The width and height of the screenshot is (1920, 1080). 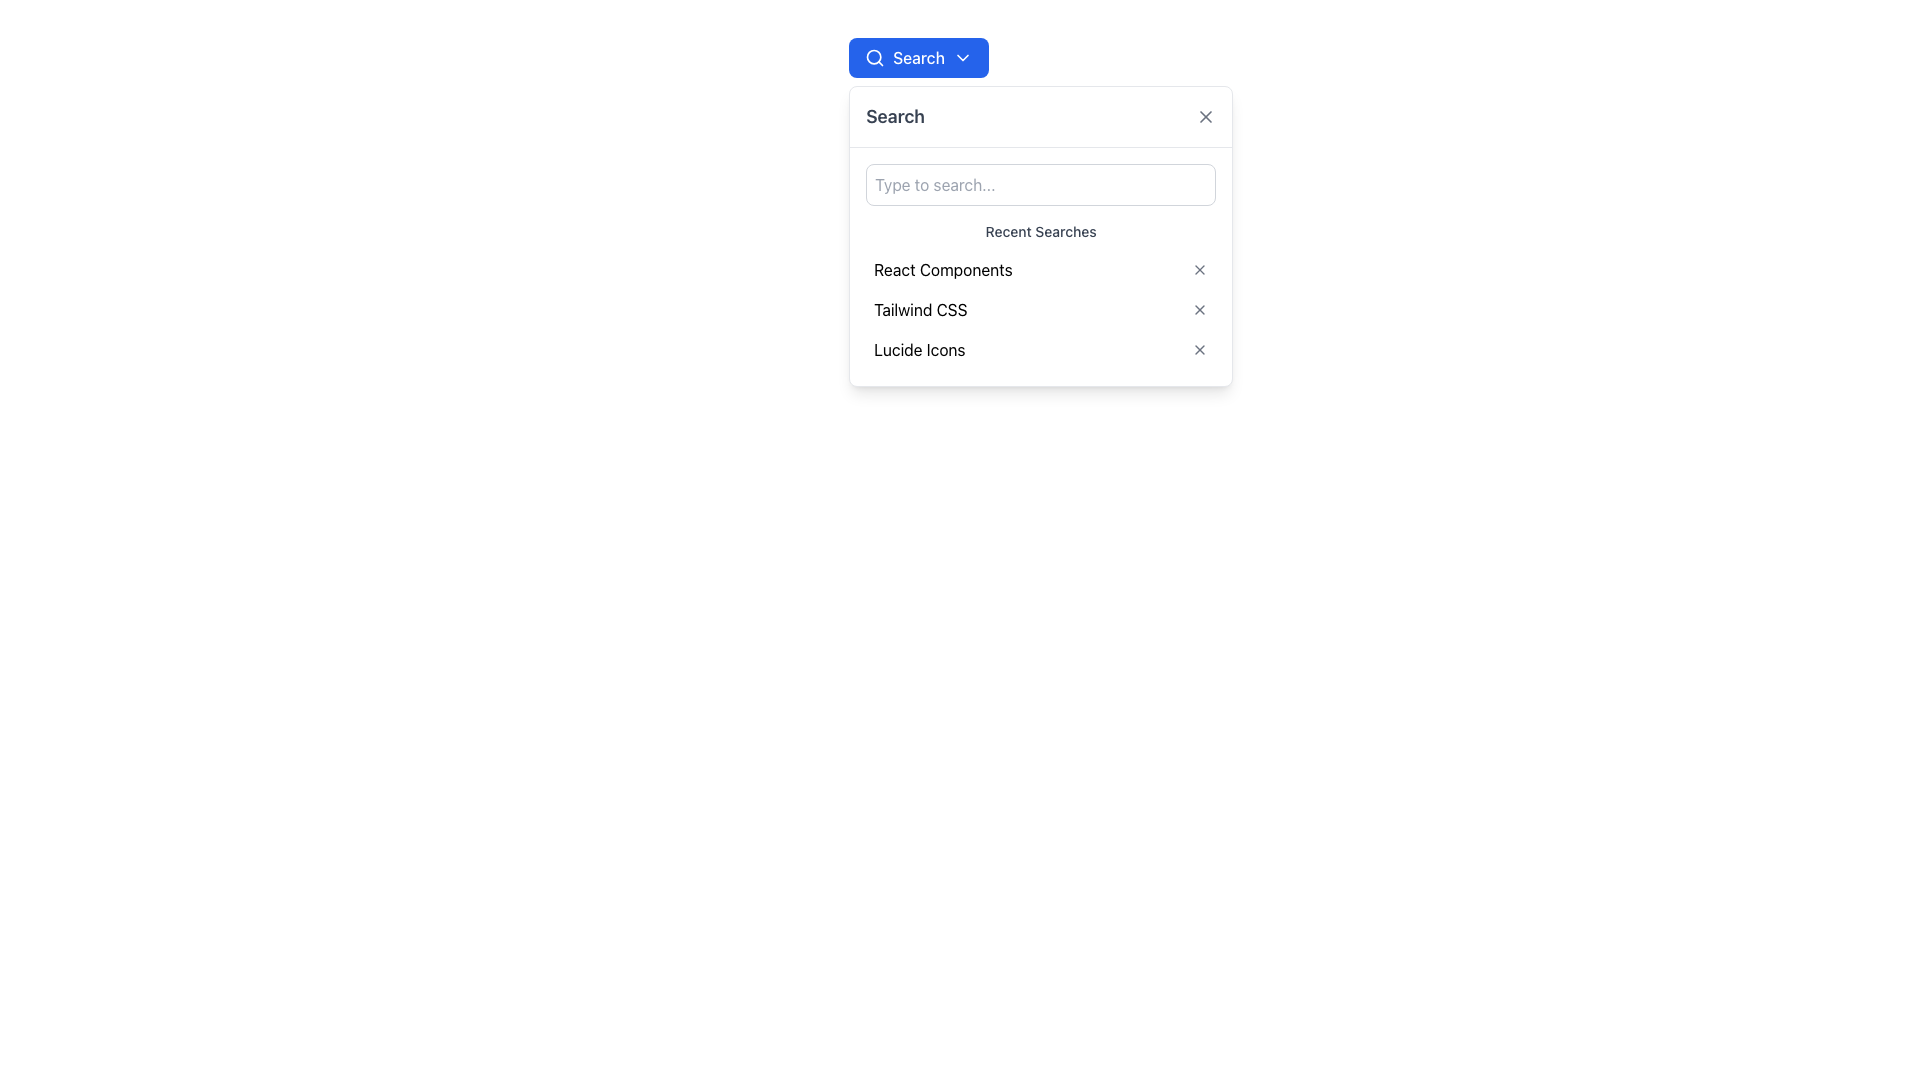 What do you see at coordinates (874, 56) in the screenshot?
I see `the 'Search' button located at the top-left corner of the interface, which contains a circular icon representing a magnifying glass` at bounding box center [874, 56].